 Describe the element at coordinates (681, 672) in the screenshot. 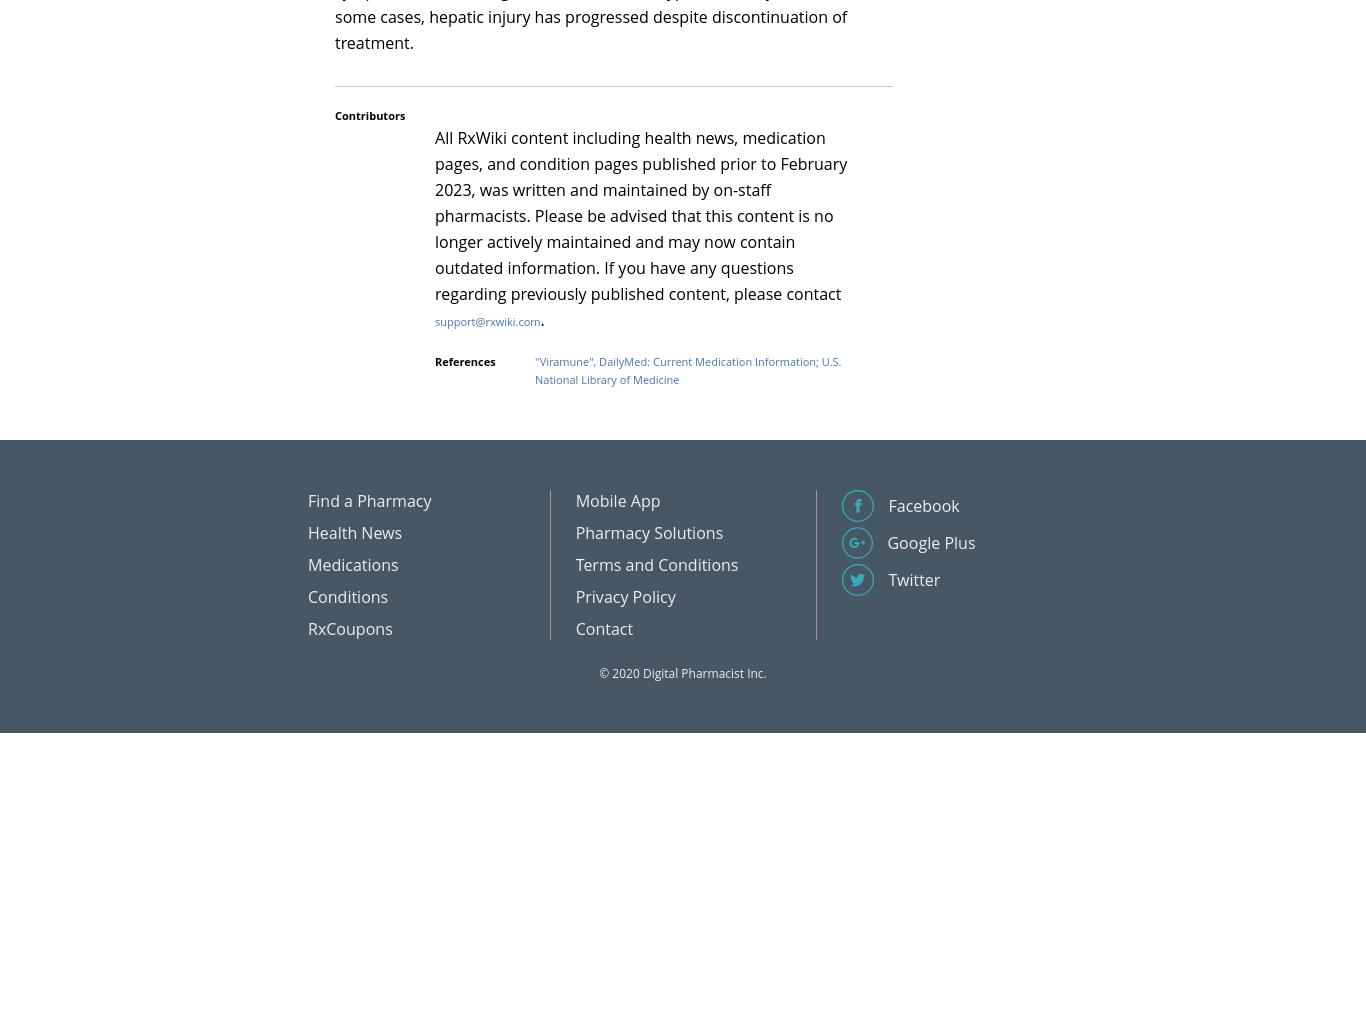

I see `'© 2020 Digital Pharmacist Inc.'` at that location.